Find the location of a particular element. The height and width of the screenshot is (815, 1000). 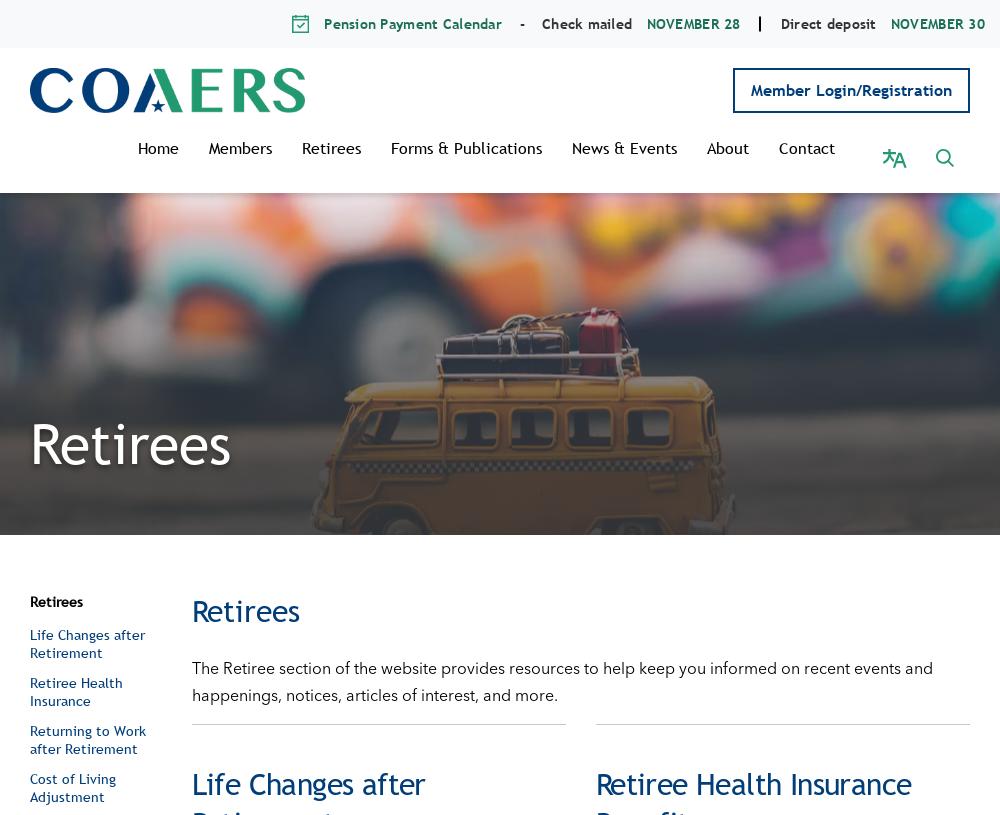

'Members' is located at coordinates (260, 148).